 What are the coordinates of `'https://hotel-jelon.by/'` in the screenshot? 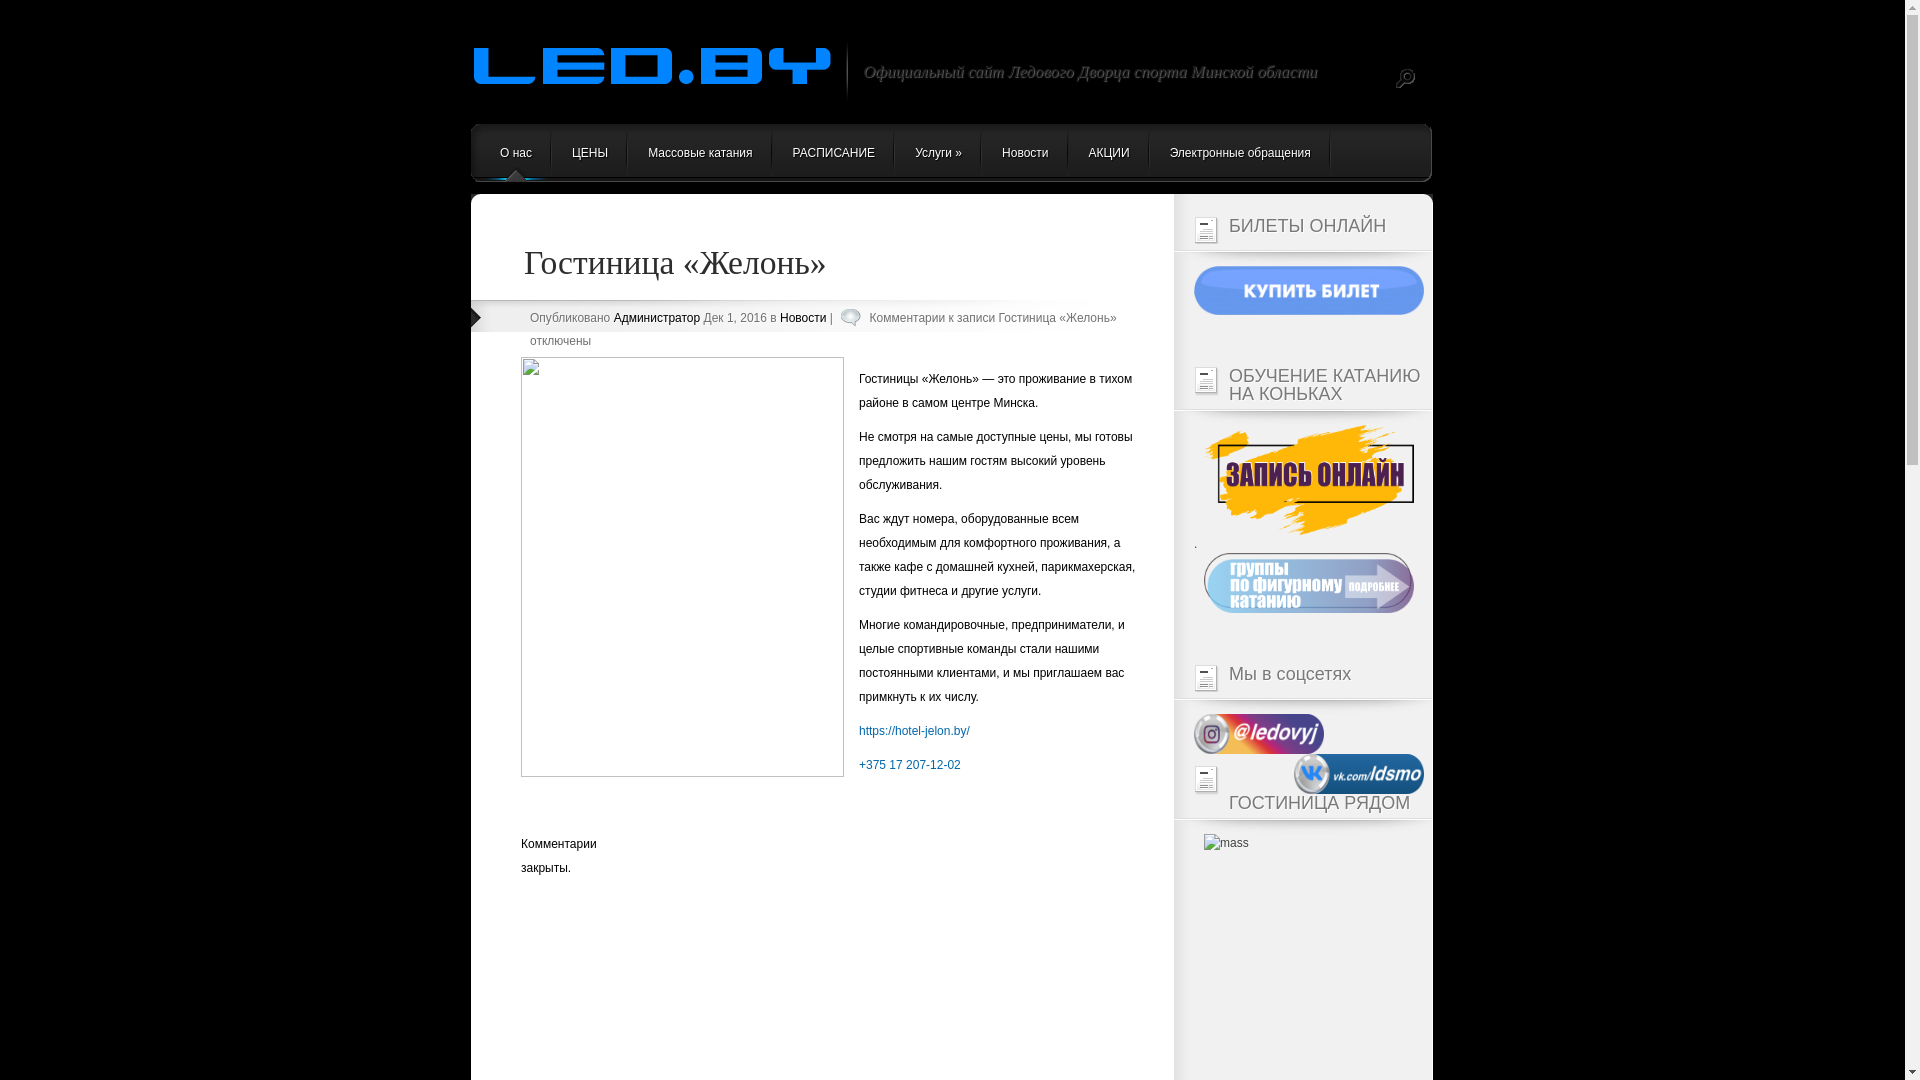 It's located at (913, 731).